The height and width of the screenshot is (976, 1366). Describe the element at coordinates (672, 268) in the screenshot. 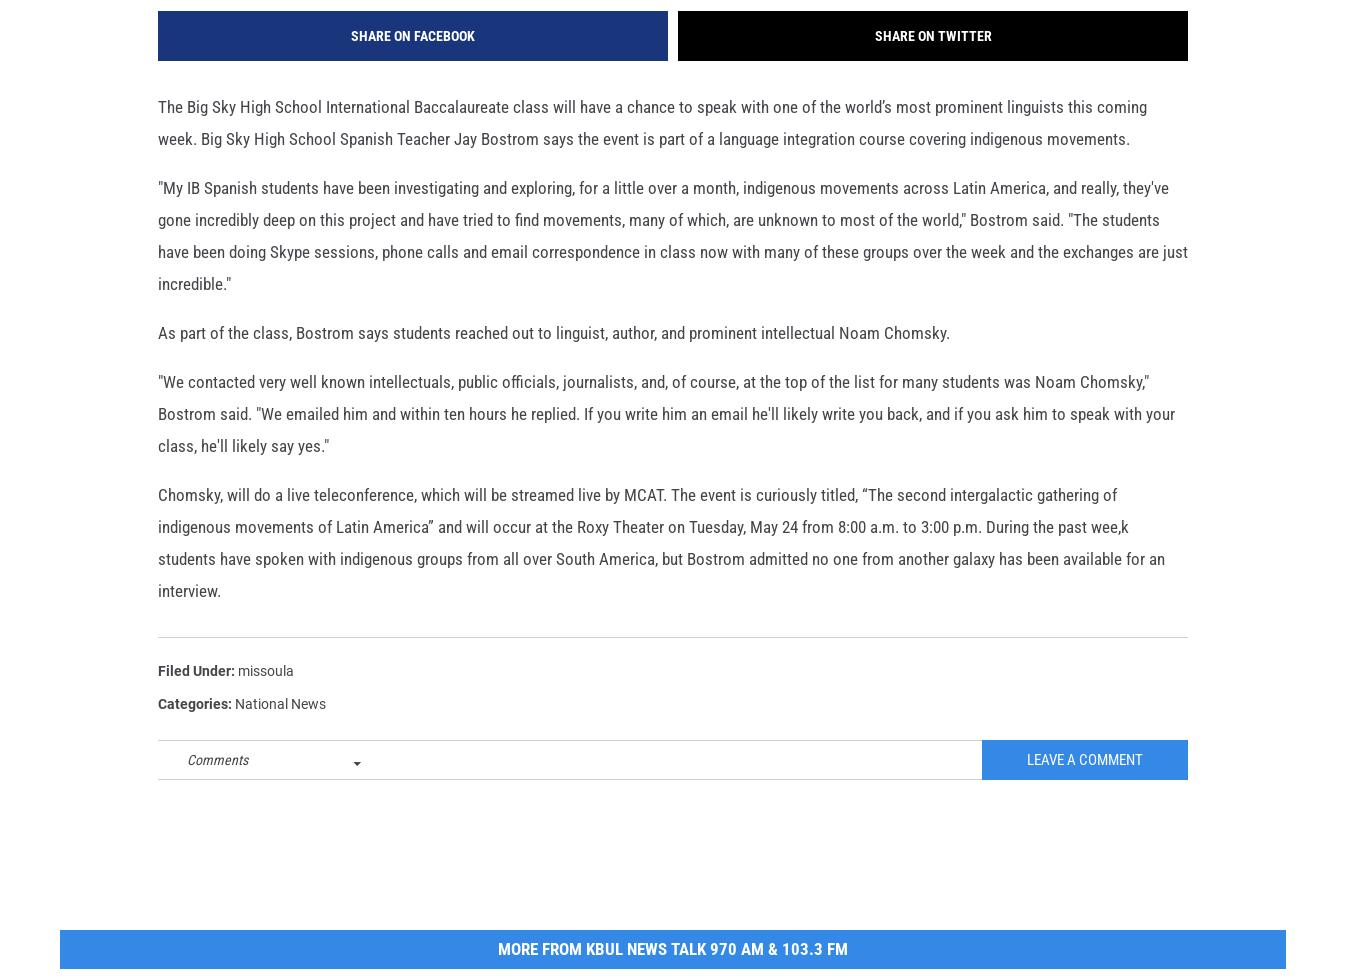

I see `'"My IB Spanish students have been investigating and exploring, for a little over a month, indigenous movements across Latin America, and really, they've gone incredibly deep on this project and have tried to find movements, many of which, are unknown to most of the world," Bostrom said. "The students have been doing Skype sessions, phone calls and email correspondence in class now with many of these groups over the week and the exchanges are just incredible."'` at that location.